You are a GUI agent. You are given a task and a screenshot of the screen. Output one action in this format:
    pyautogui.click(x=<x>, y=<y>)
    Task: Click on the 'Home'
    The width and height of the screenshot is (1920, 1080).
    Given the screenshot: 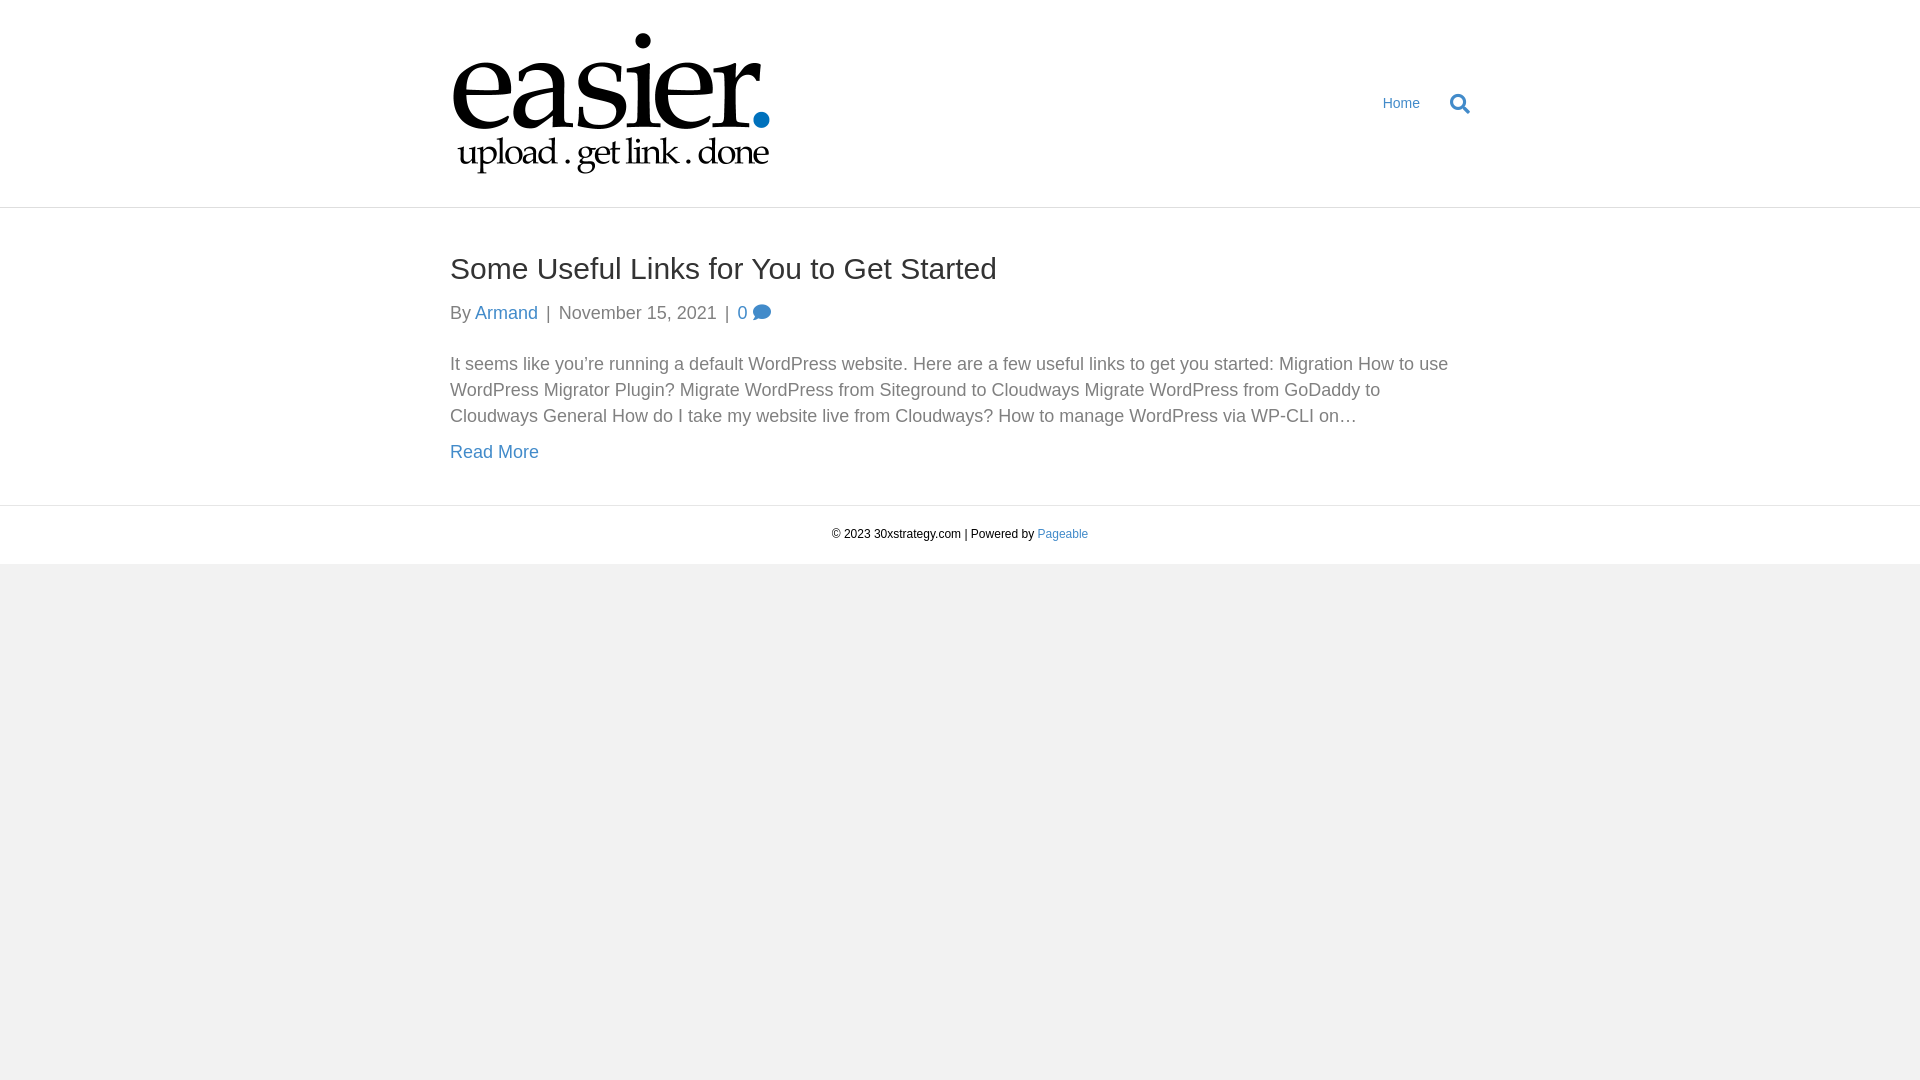 What is the action you would take?
    pyautogui.click(x=1400, y=104)
    